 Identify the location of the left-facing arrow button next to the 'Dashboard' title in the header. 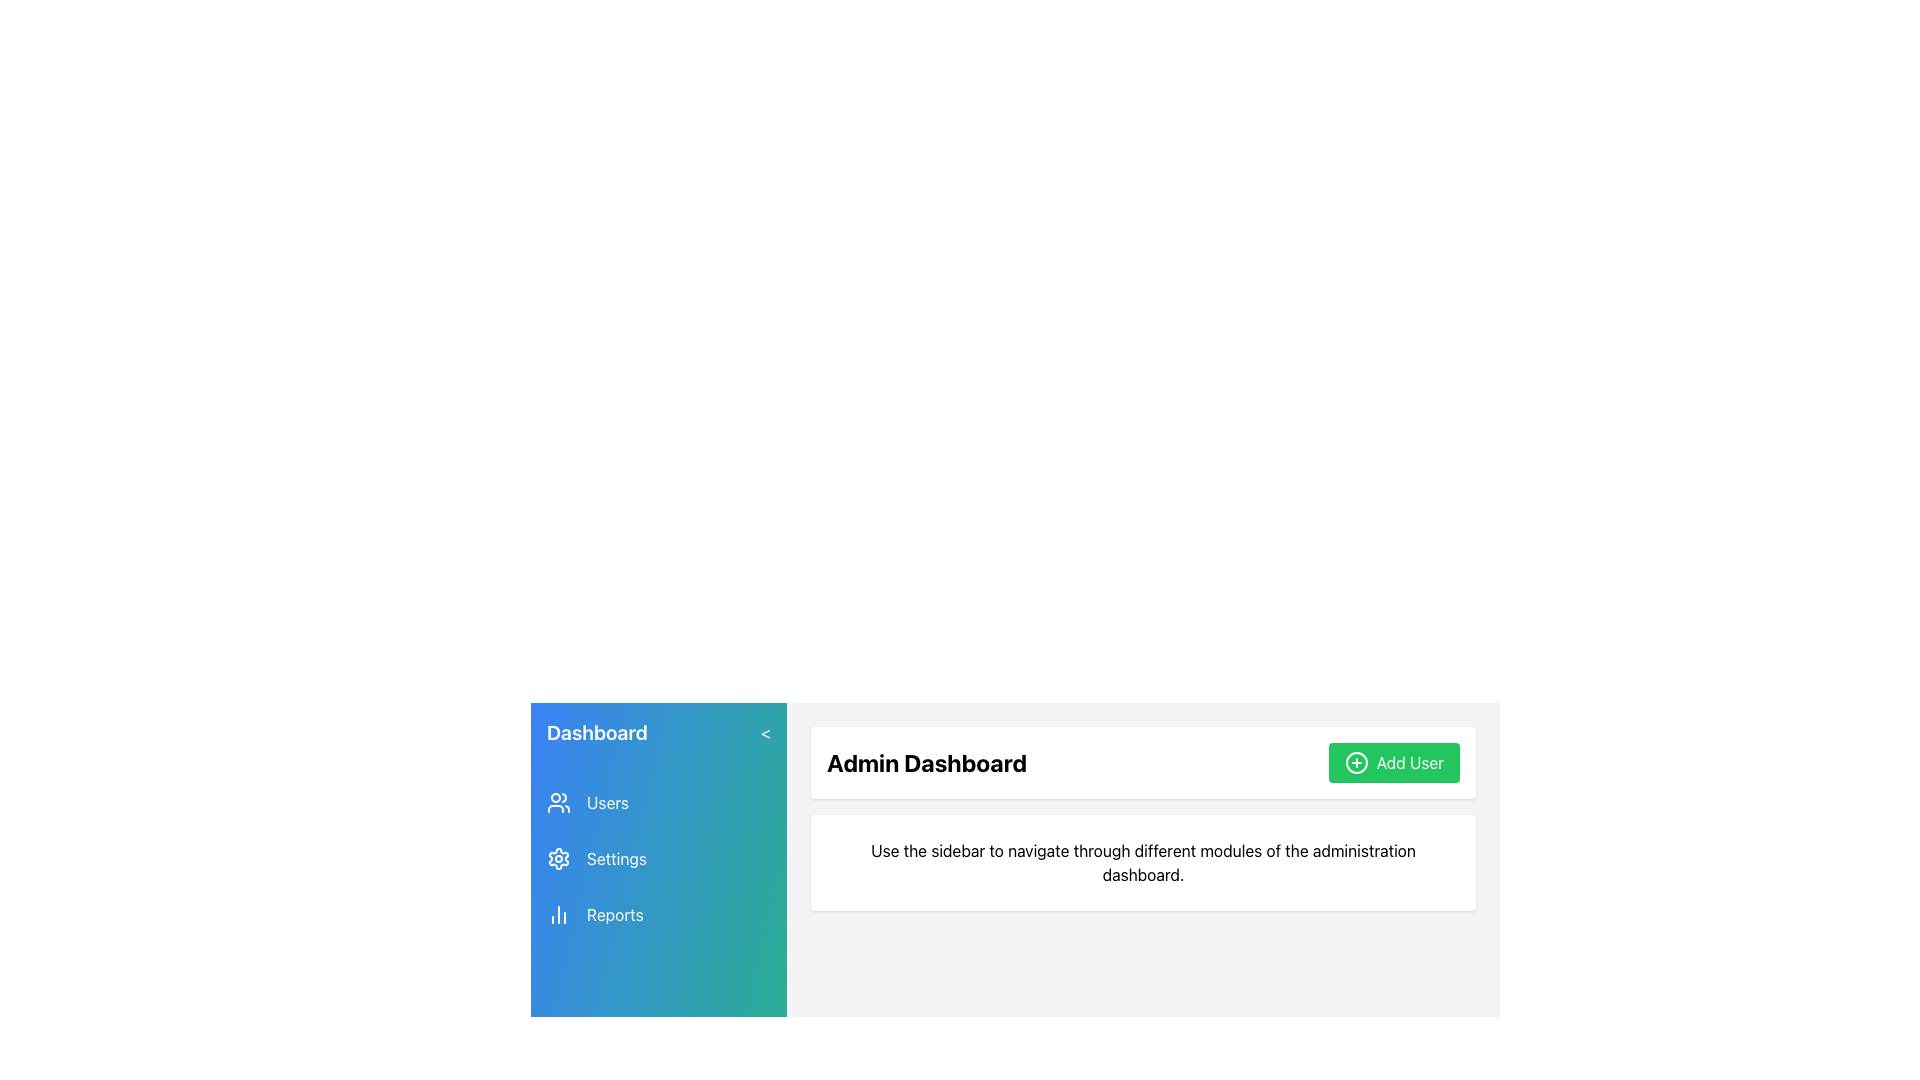
(765, 732).